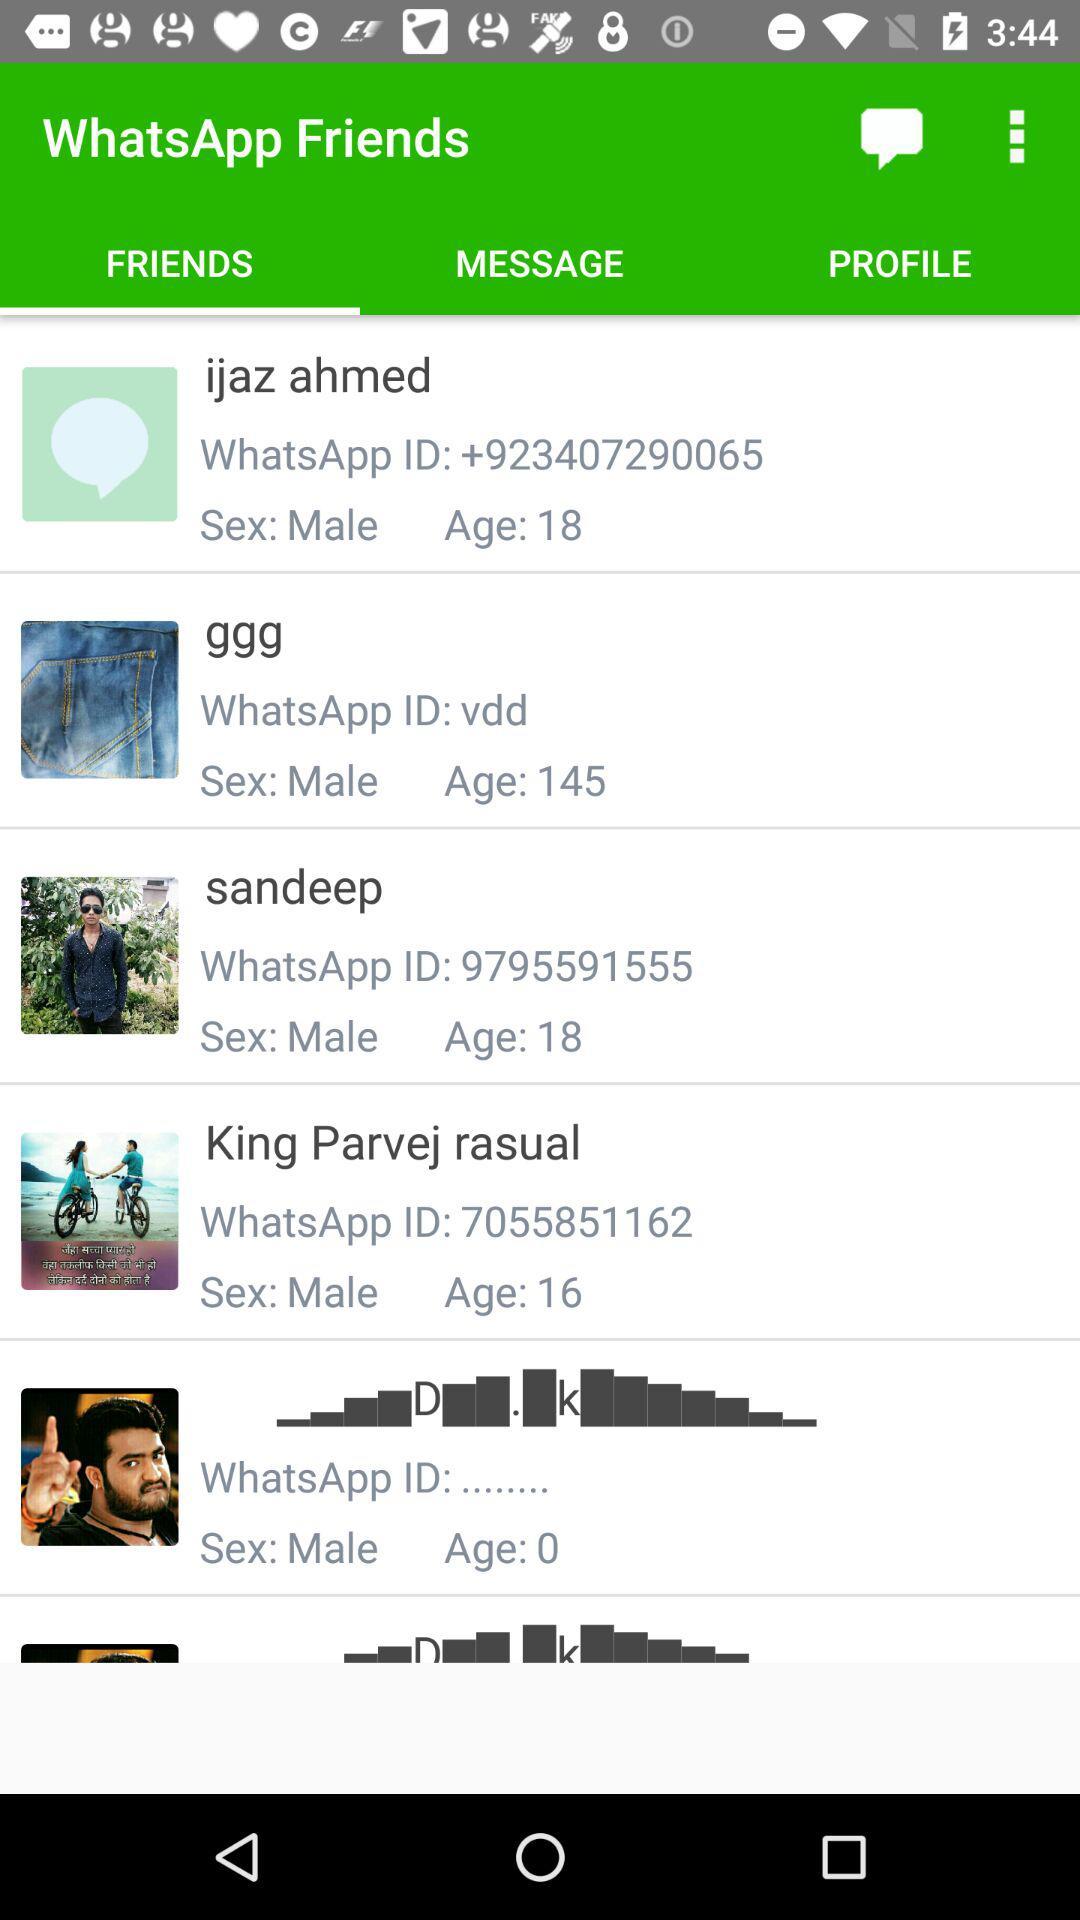 The height and width of the screenshot is (1920, 1080). I want to click on write new message, so click(890, 135).